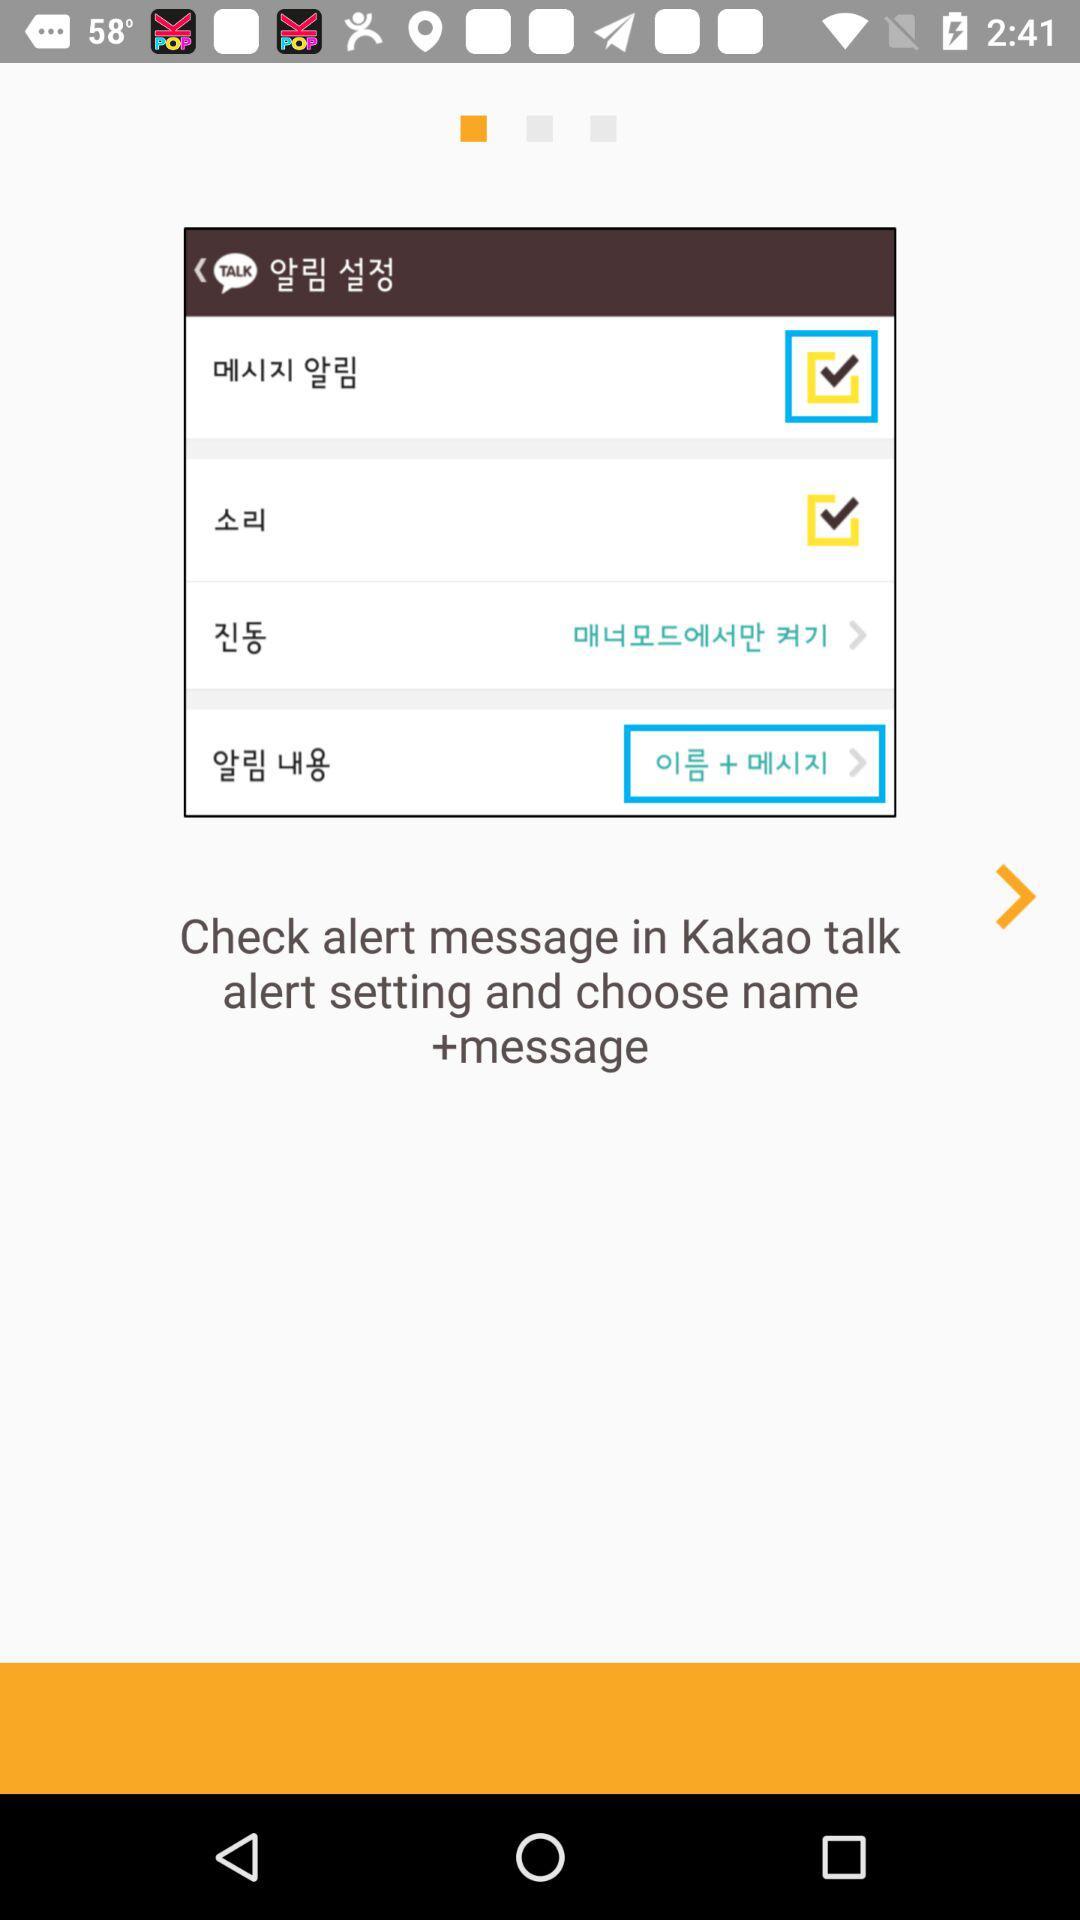  What do you see at coordinates (1014, 895) in the screenshot?
I see `advance to next page` at bounding box center [1014, 895].